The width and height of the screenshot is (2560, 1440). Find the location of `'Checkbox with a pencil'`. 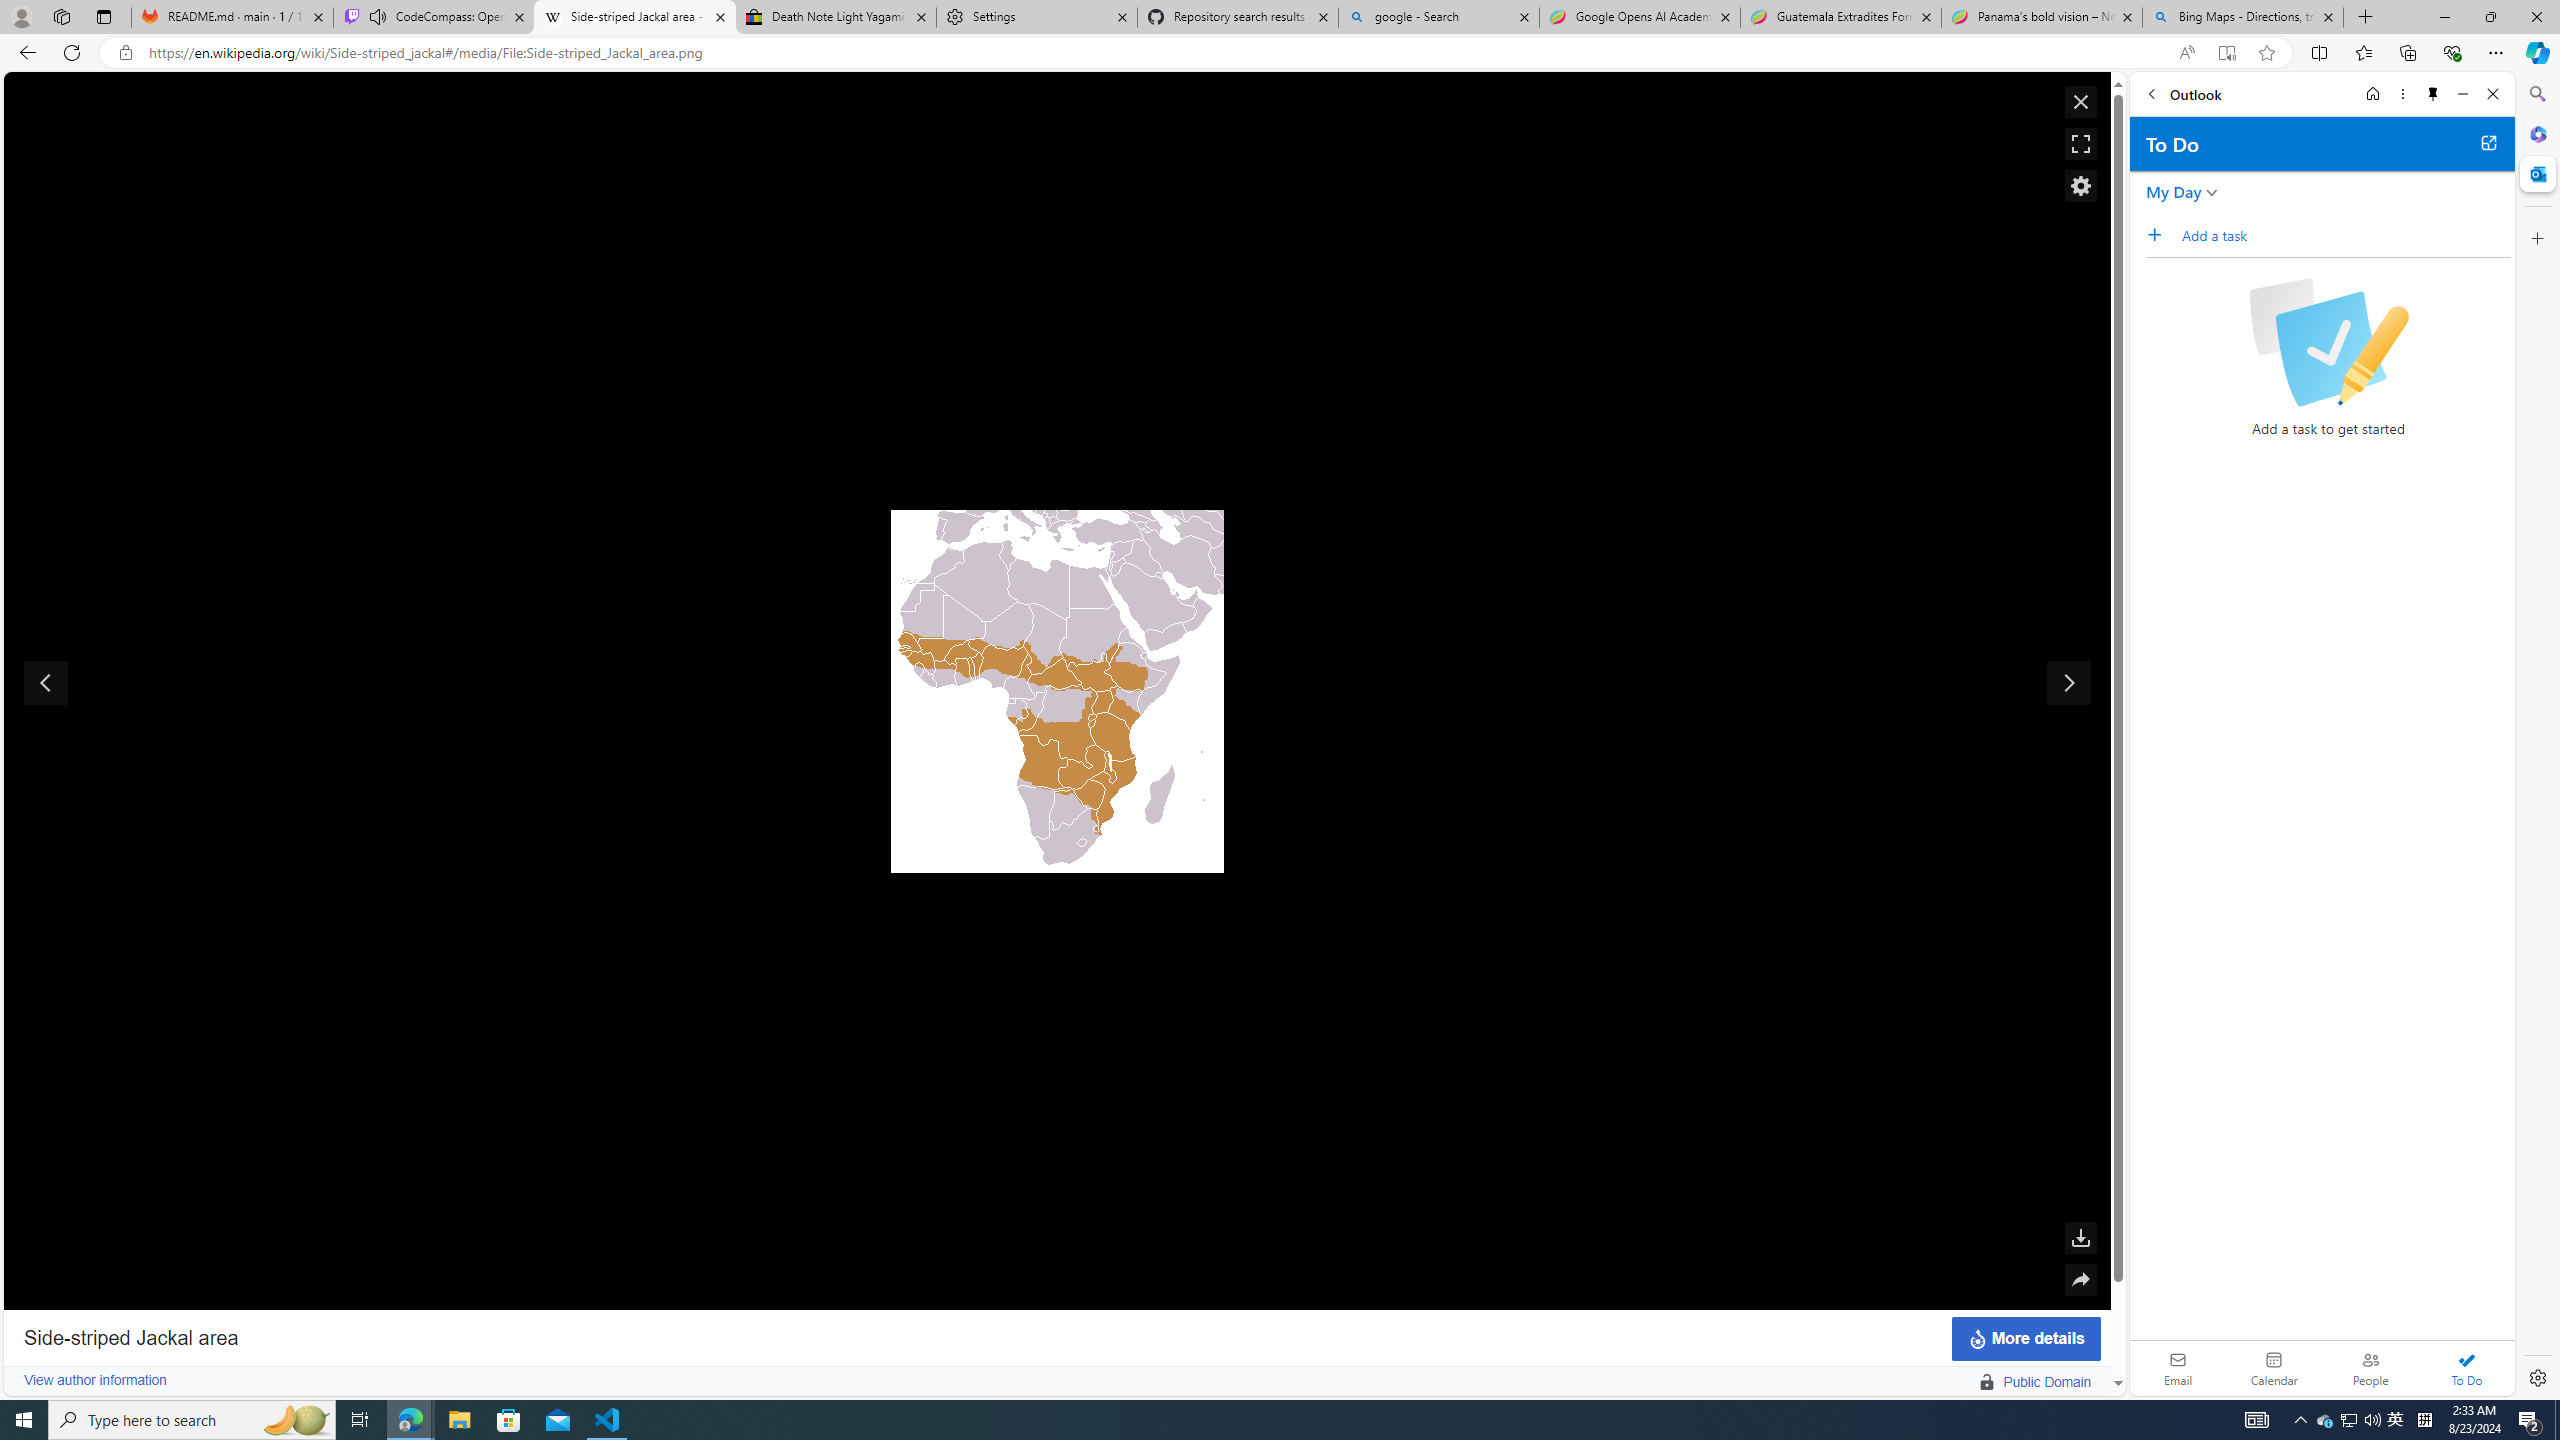

'Checkbox with a pencil' is located at coordinates (2327, 341).